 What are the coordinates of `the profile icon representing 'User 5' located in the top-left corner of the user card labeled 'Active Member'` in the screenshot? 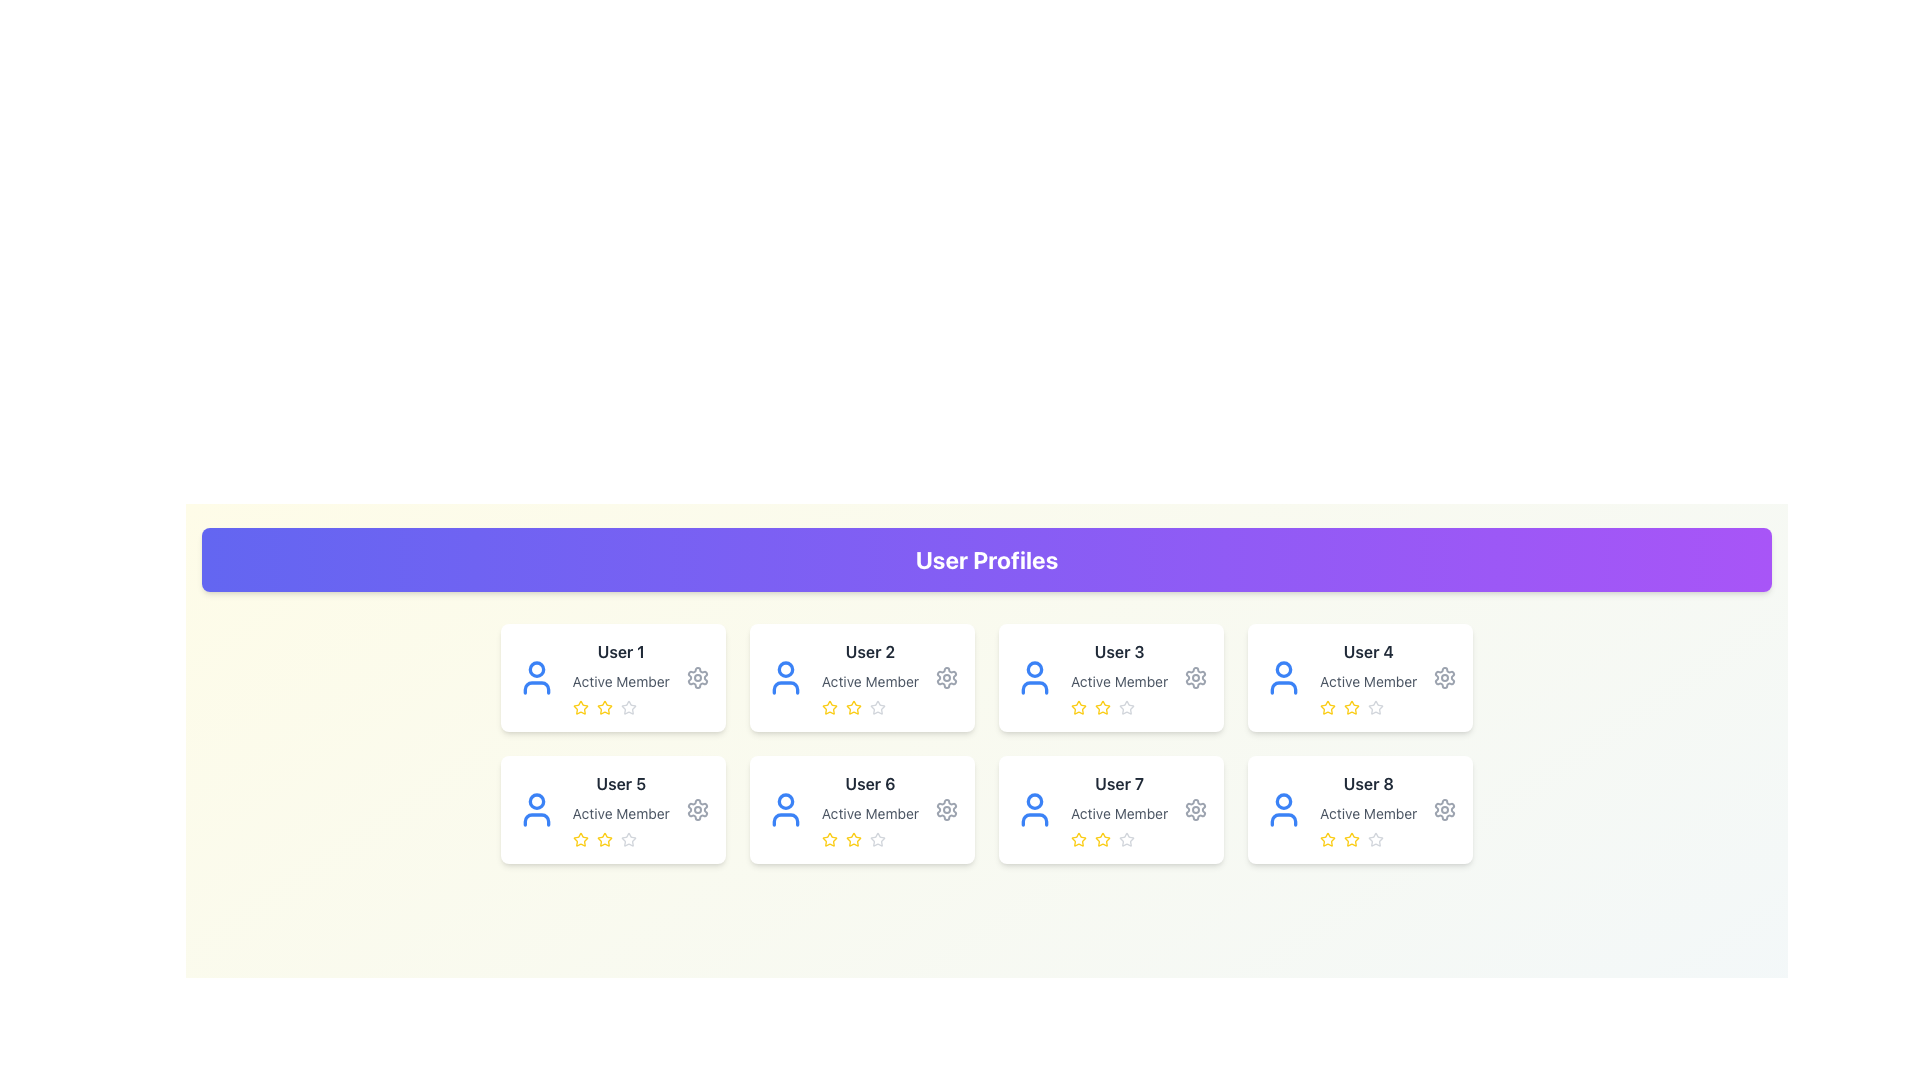 It's located at (536, 810).